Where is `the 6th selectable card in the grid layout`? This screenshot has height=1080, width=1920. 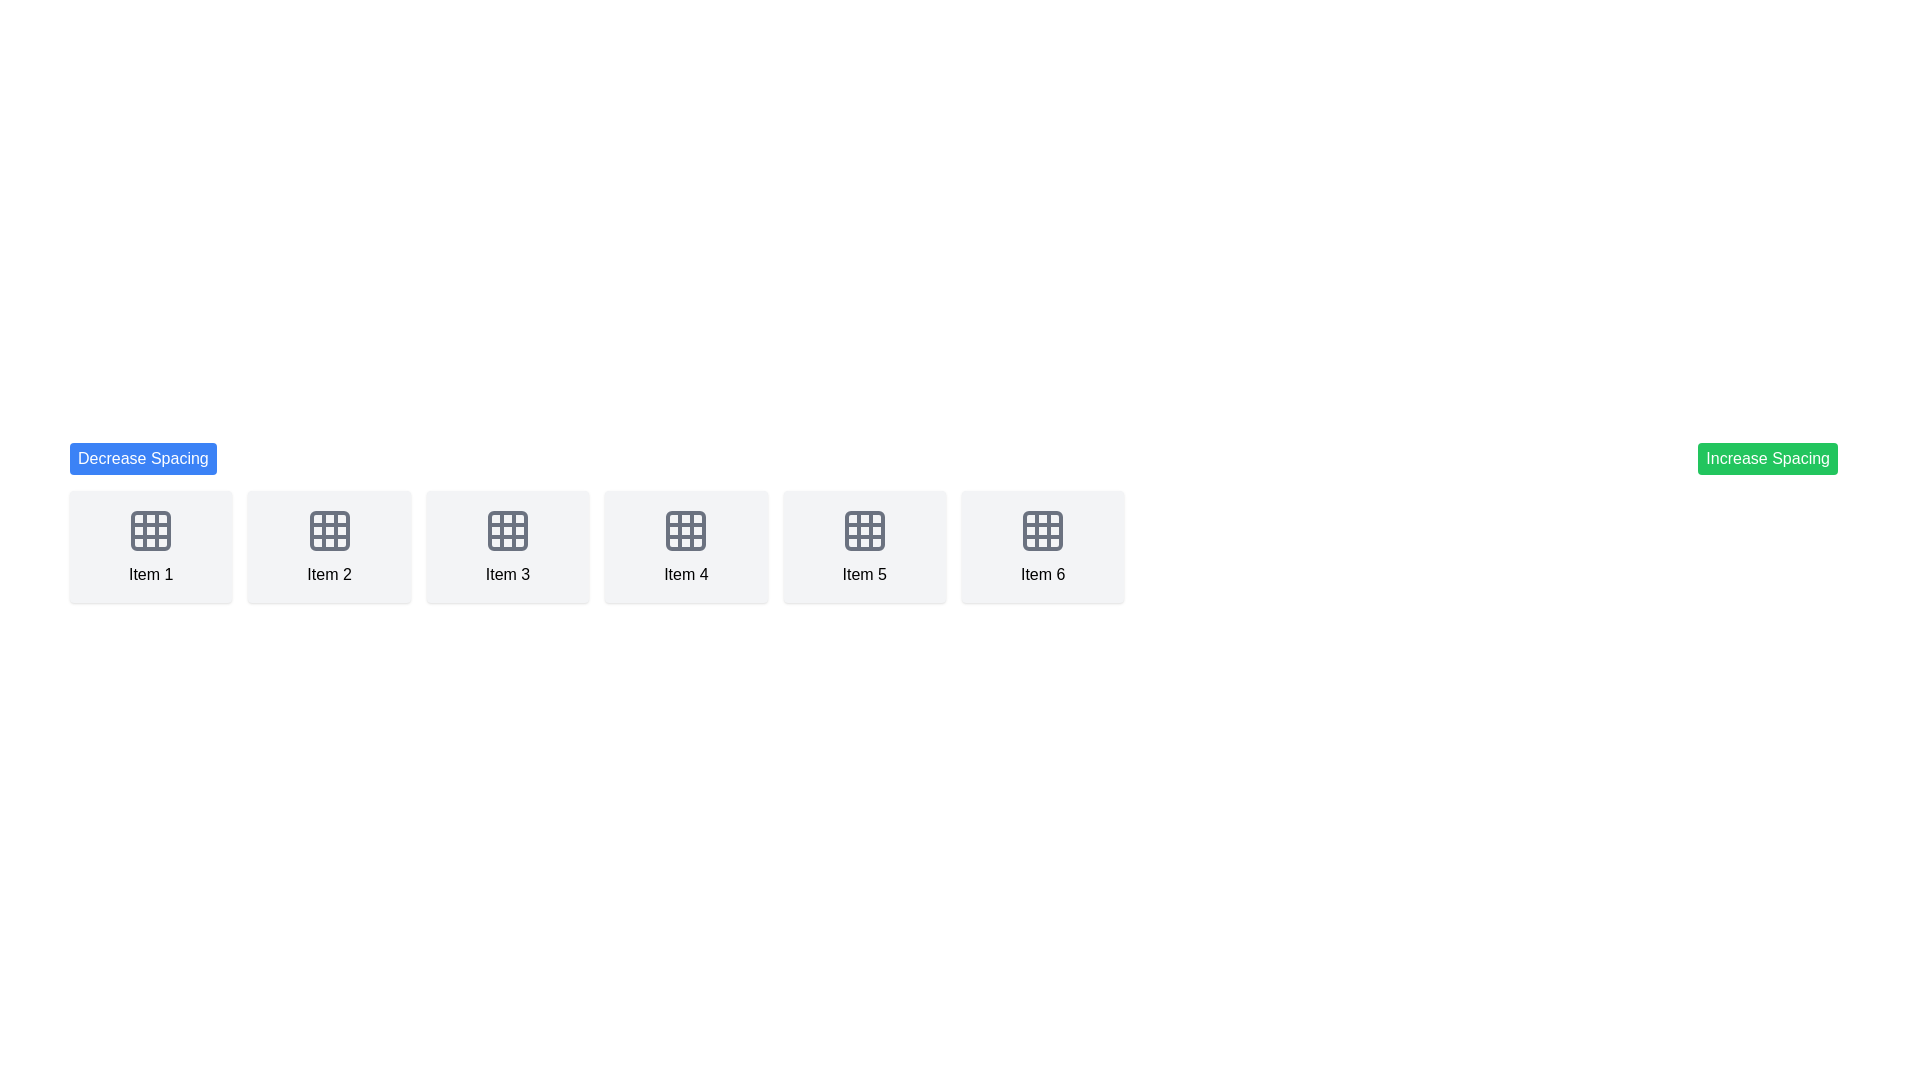 the 6th selectable card in the grid layout is located at coordinates (1042, 547).